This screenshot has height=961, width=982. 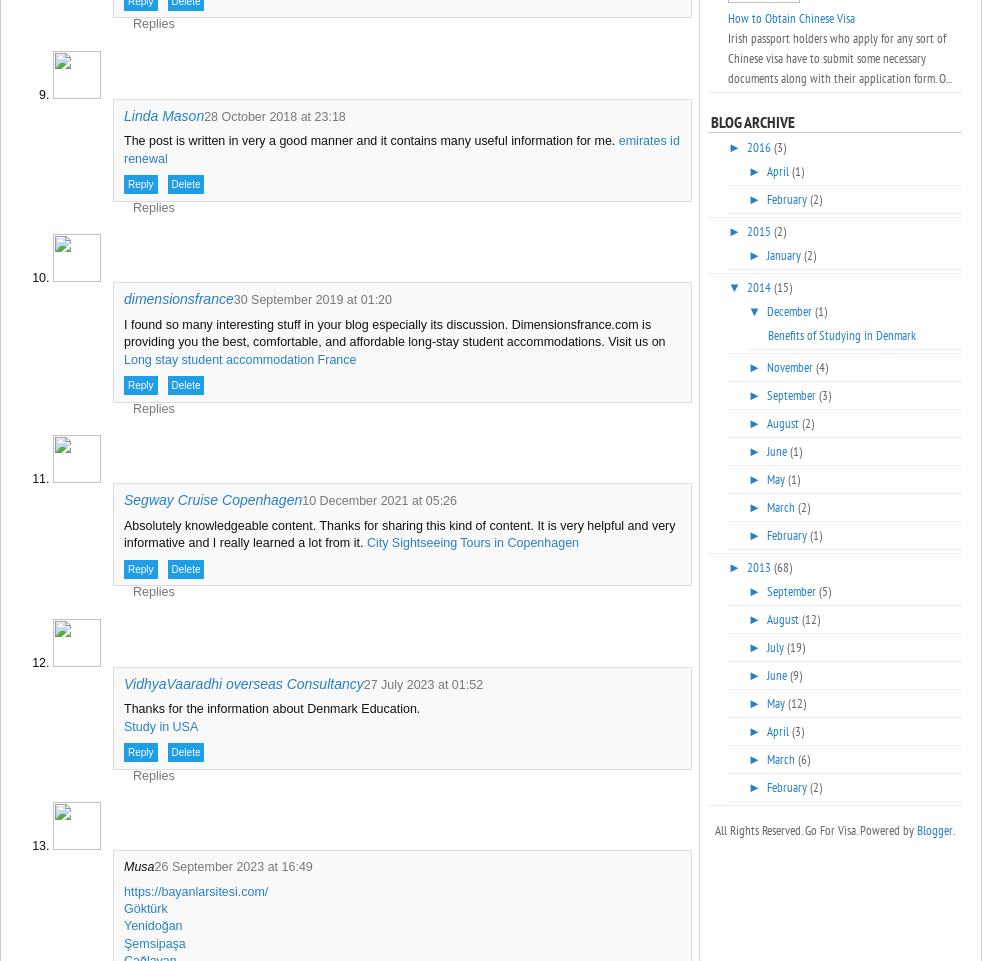 I want to click on 'November', so click(x=765, y=366).